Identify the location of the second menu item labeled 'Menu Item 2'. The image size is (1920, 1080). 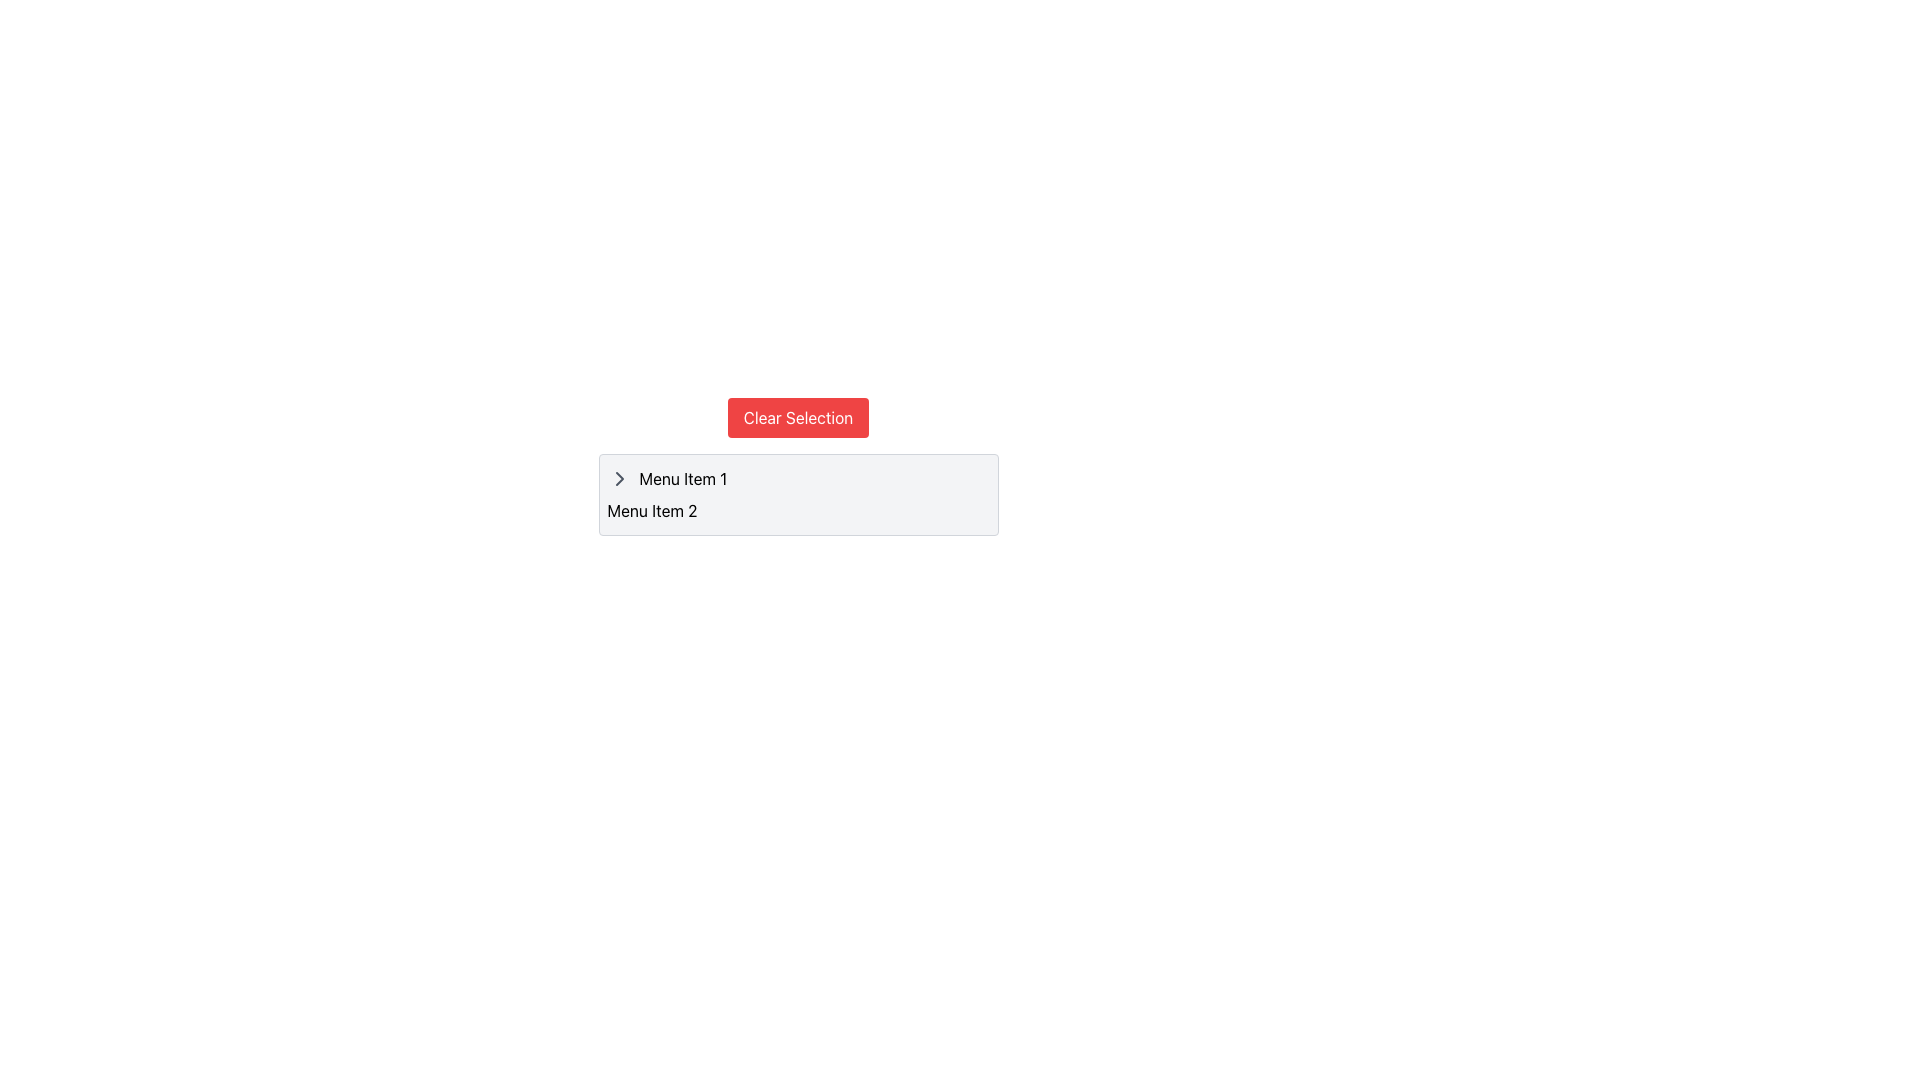
(797, 509).